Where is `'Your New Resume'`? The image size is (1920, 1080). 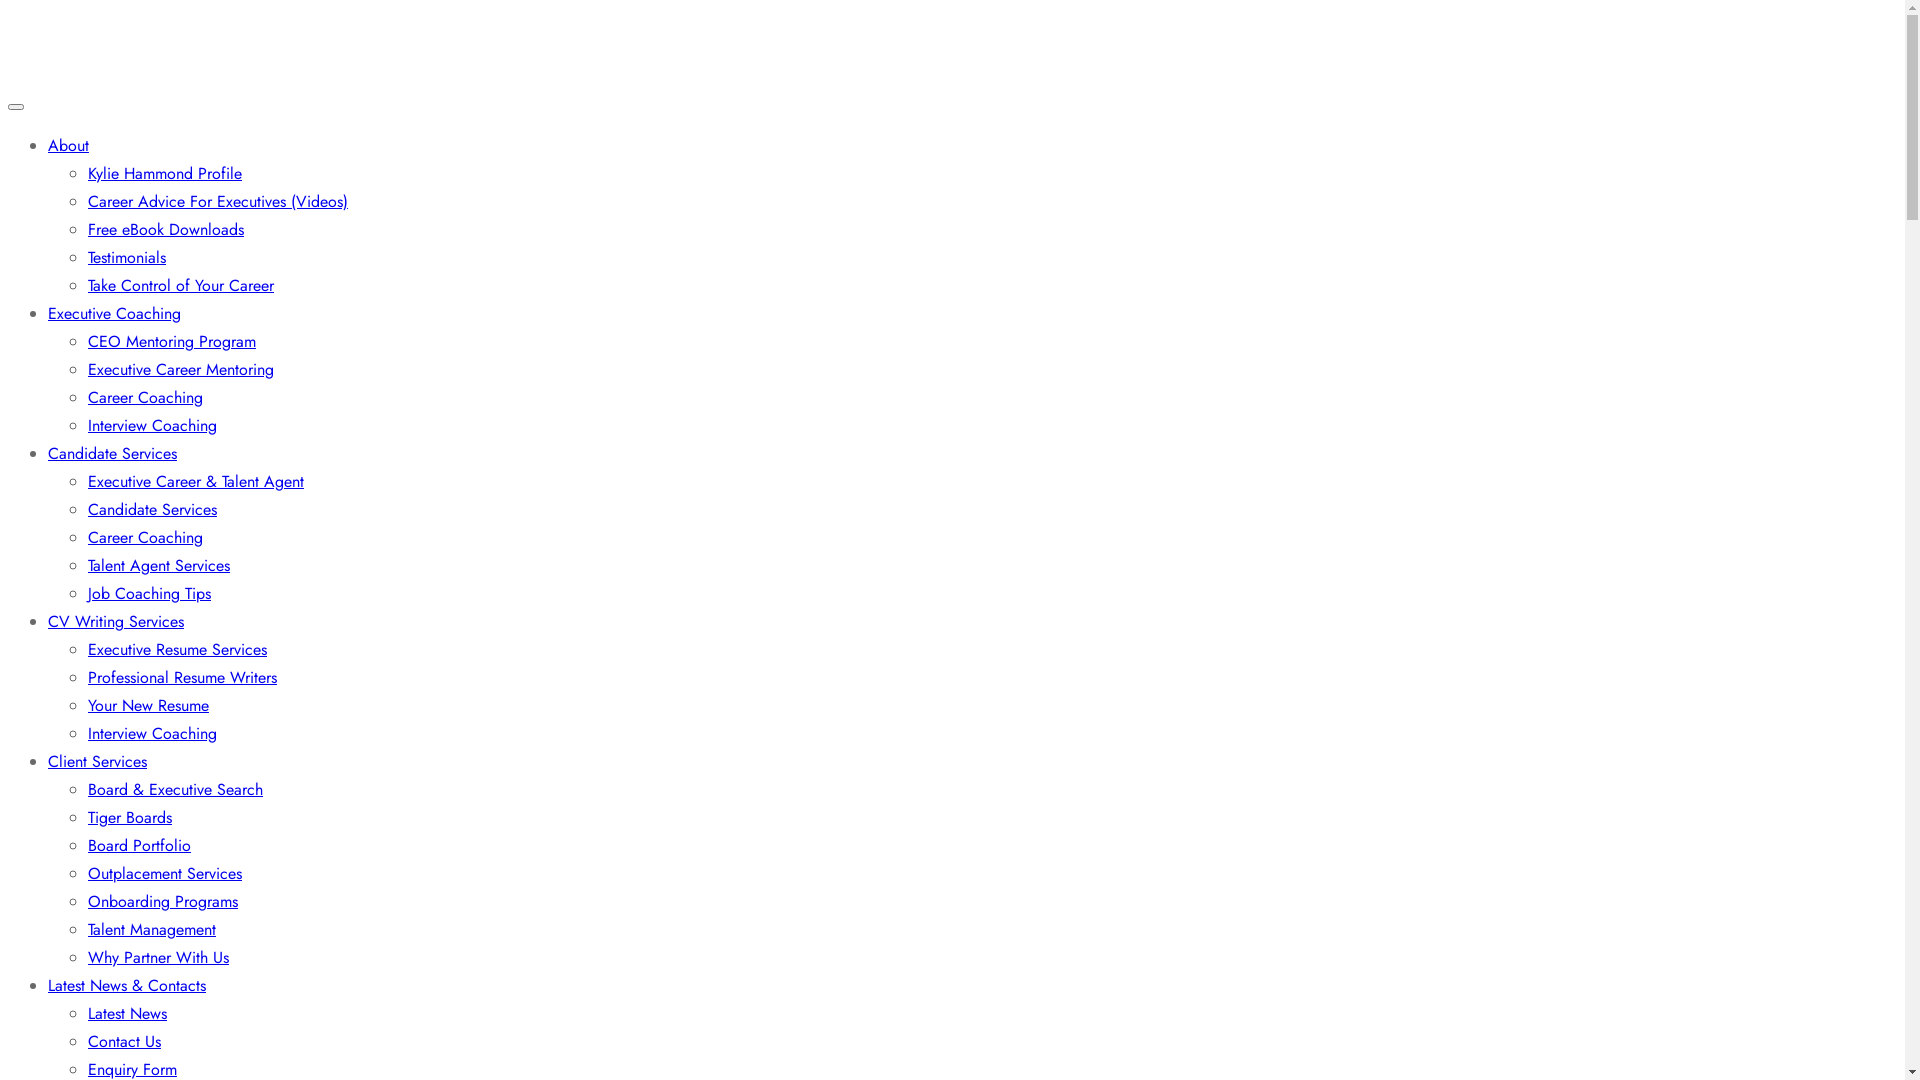 'Your New Resume' is located at coordinates (147, 704).